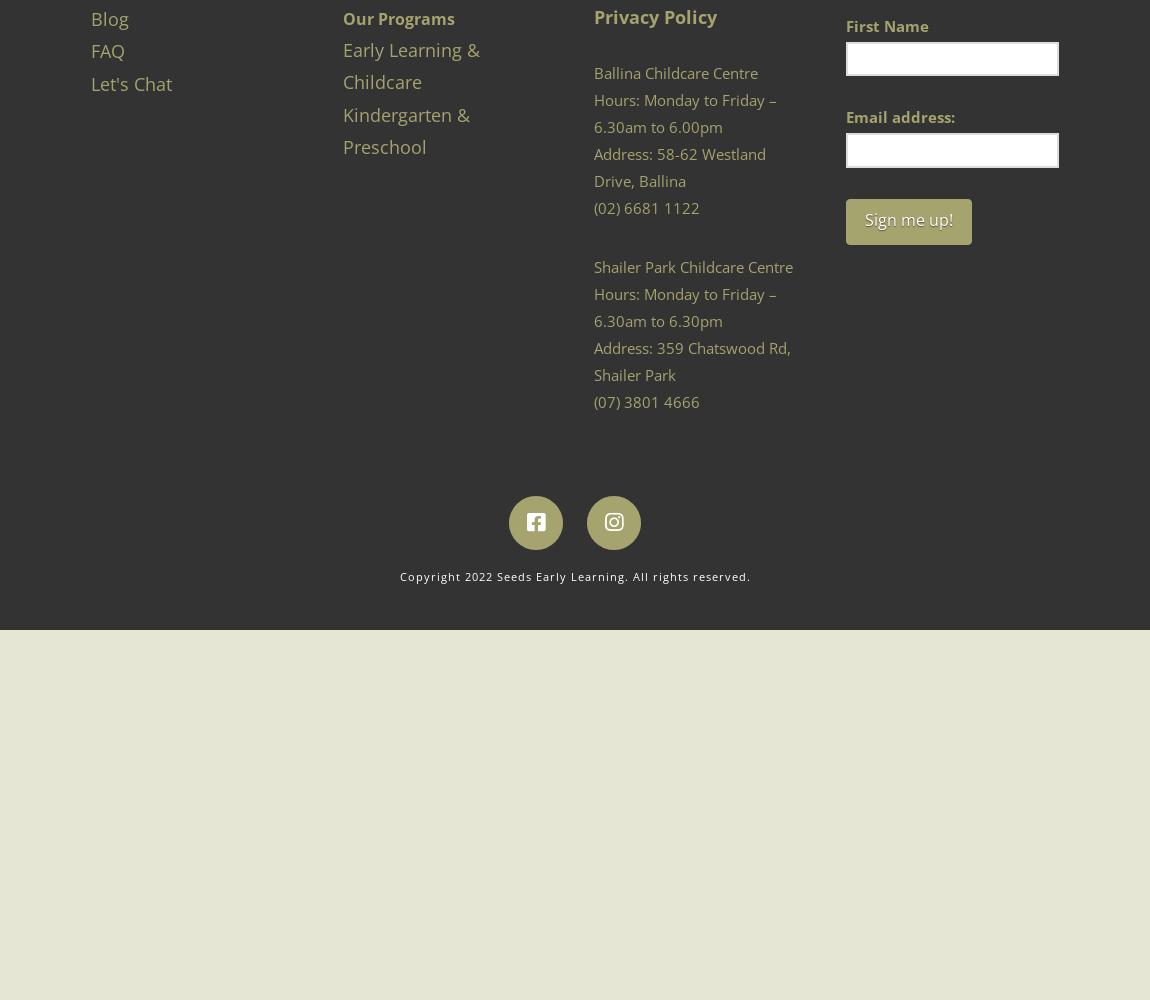  I want to click on '(02) 6681 1122', so click(645, 206).